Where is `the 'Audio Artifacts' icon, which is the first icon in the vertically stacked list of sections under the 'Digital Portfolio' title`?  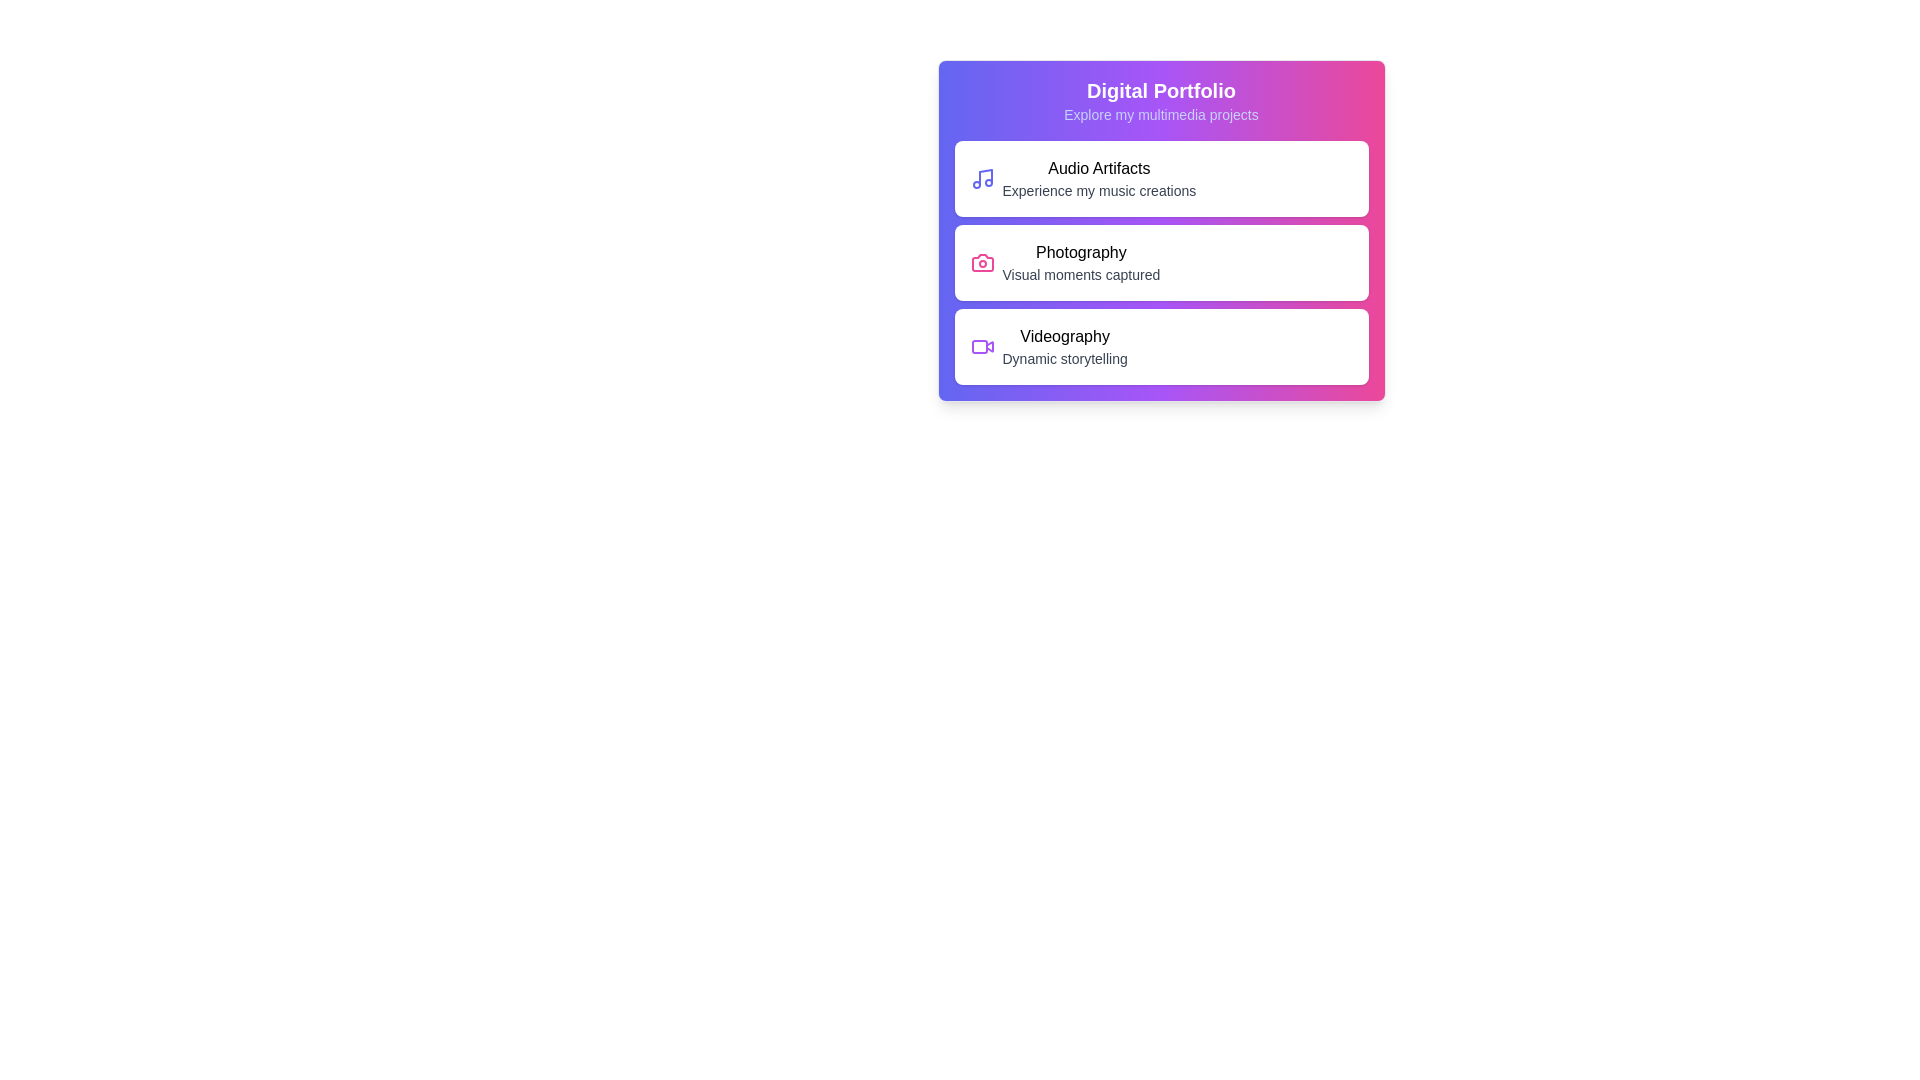
the 'Audio Artifacts' icon, which is the first icon in the vertically stacked list of sections under the 'Digital Portfolio' title is located at coordinates (982, 177).